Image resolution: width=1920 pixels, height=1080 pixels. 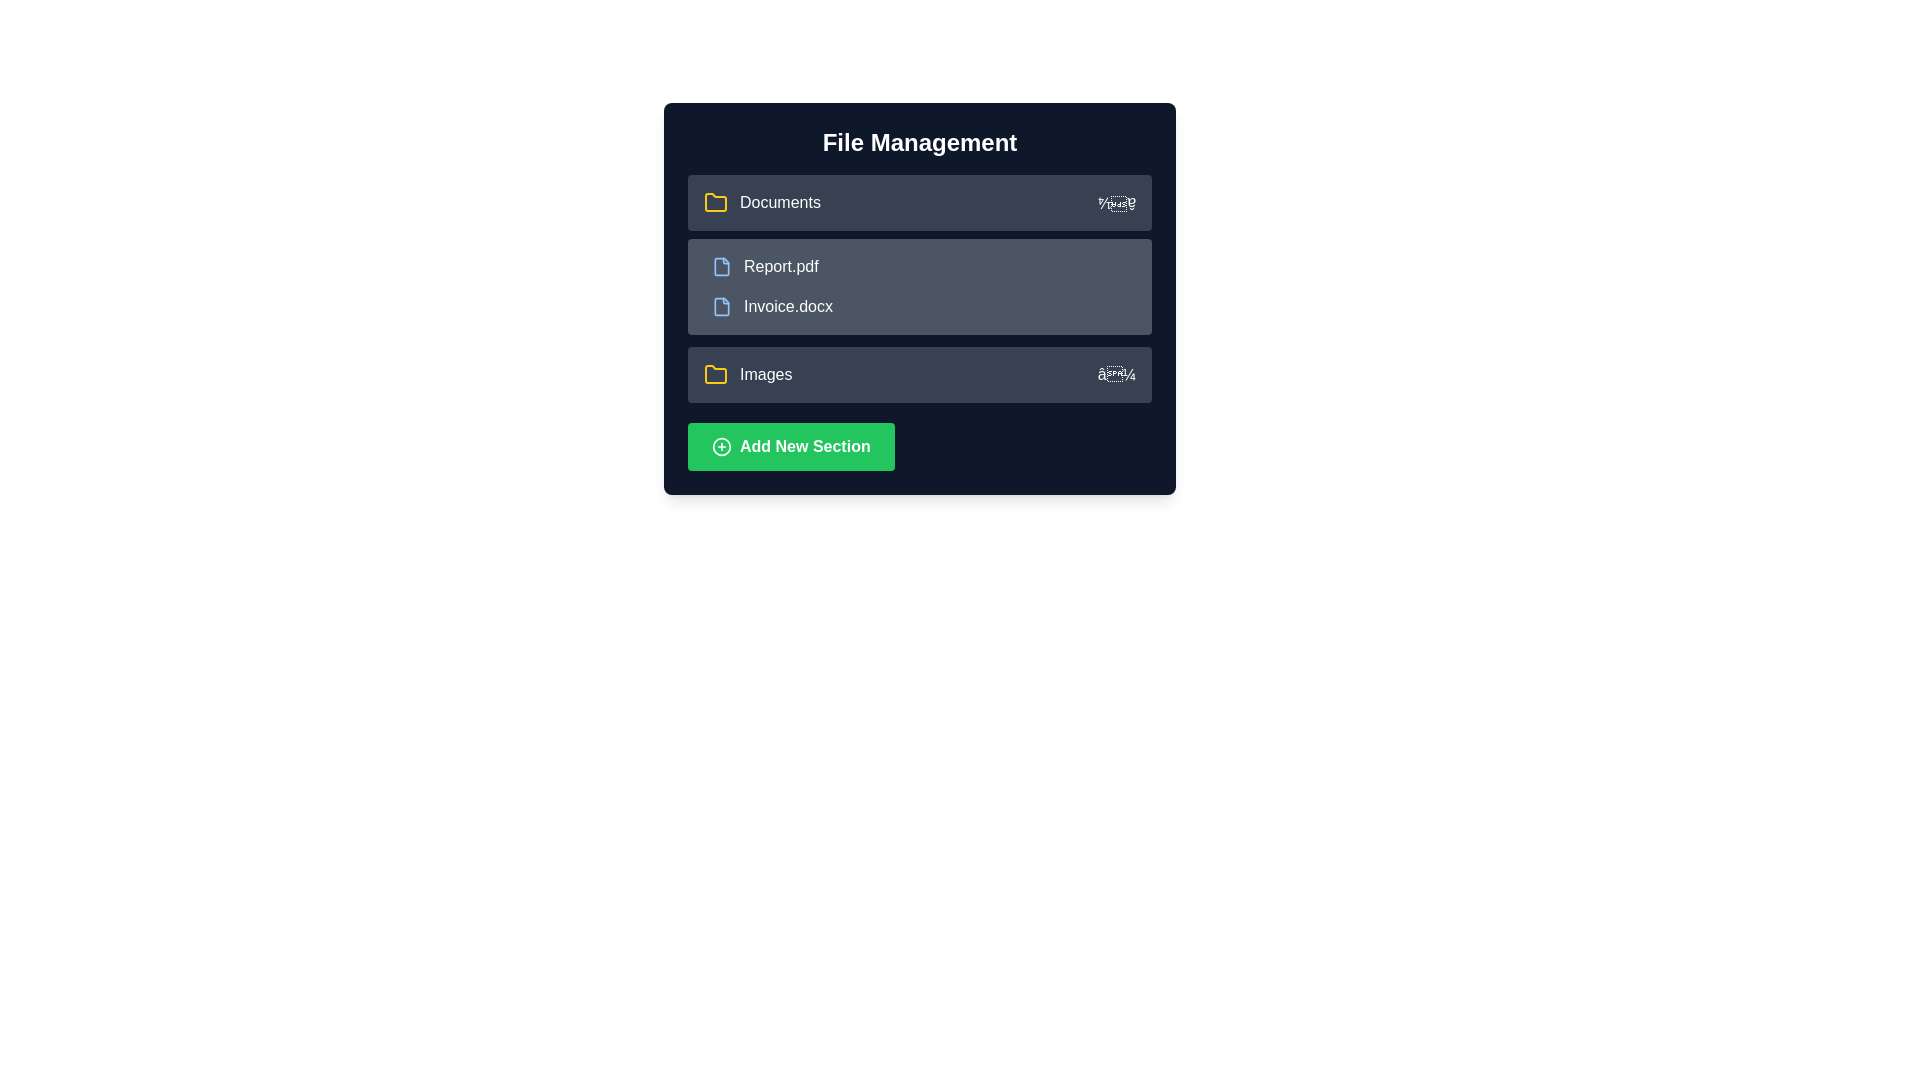 I want to click on the folder icon representing 'Images', so click(x=715, y=374).